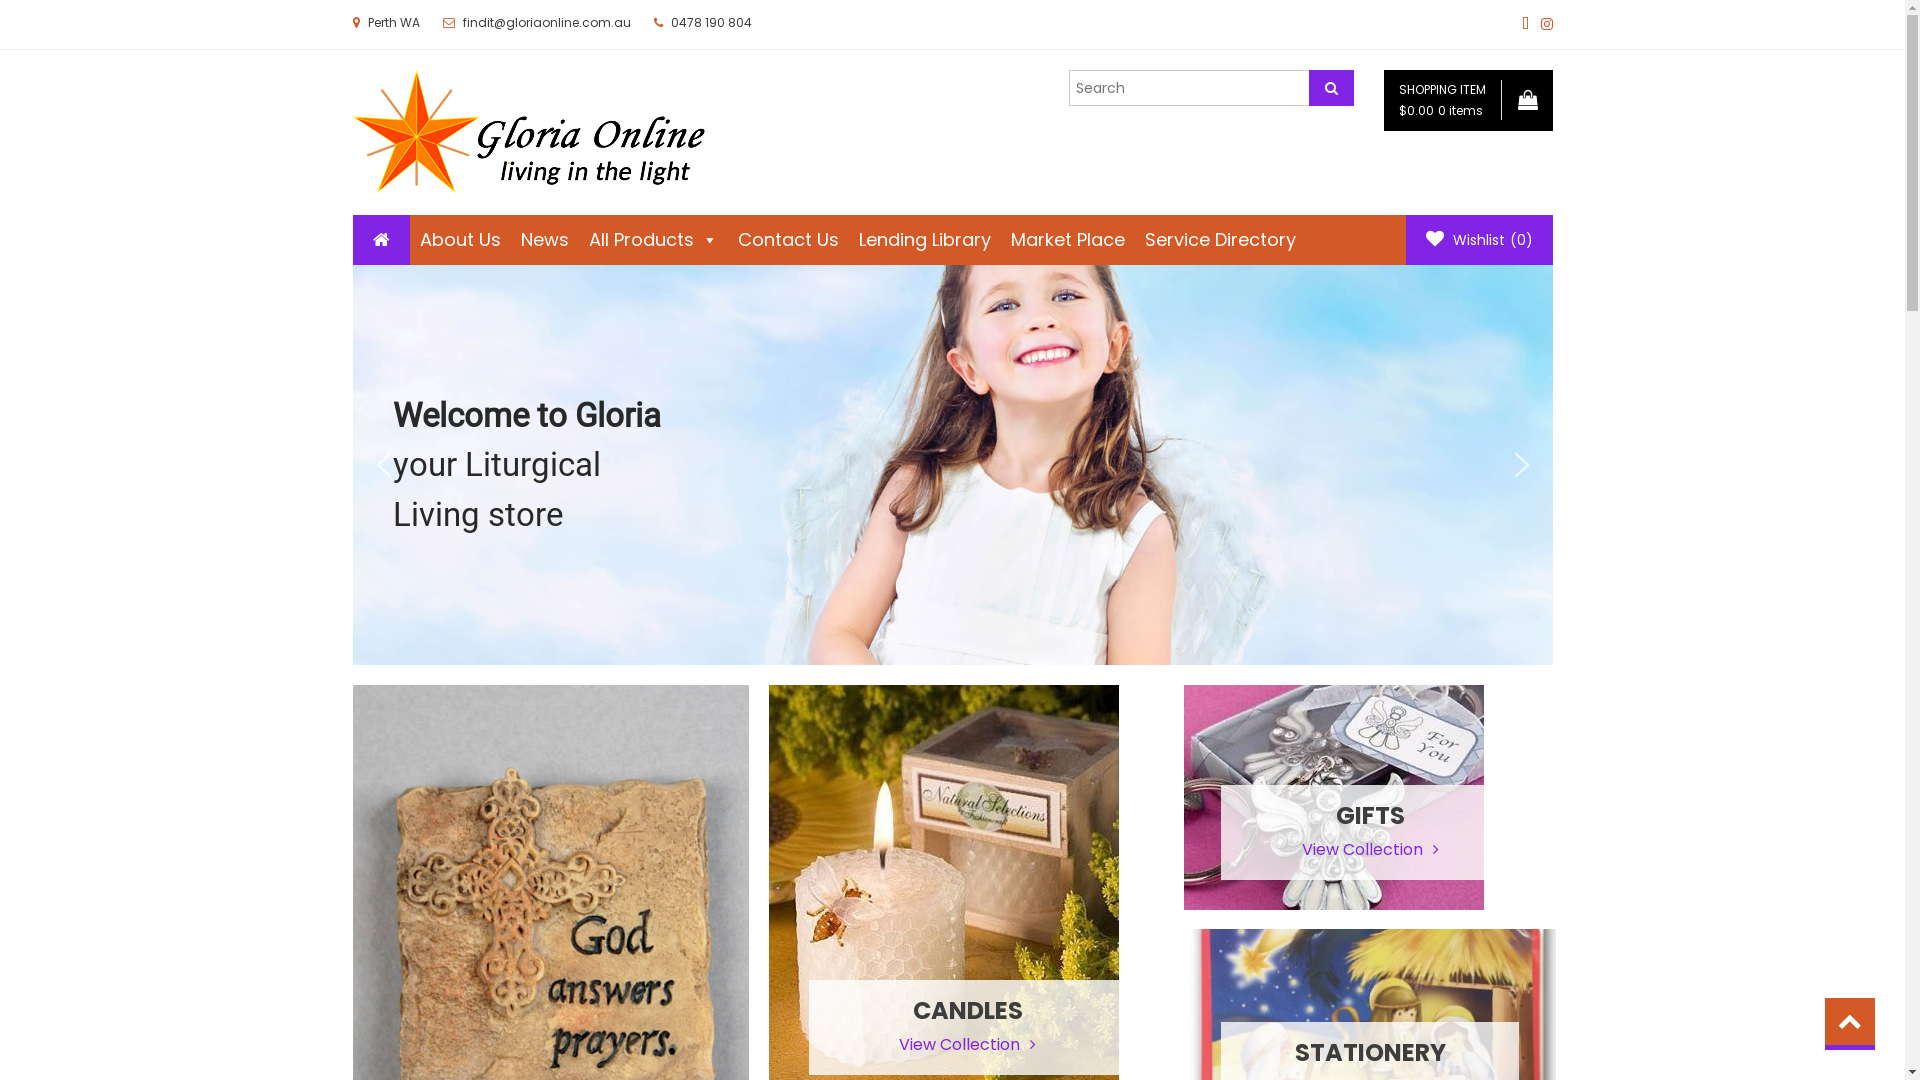 Image resolution: width=1920 pixels, height=1080 pixels. I want to click on 'Market Place', so click(1065, 238).